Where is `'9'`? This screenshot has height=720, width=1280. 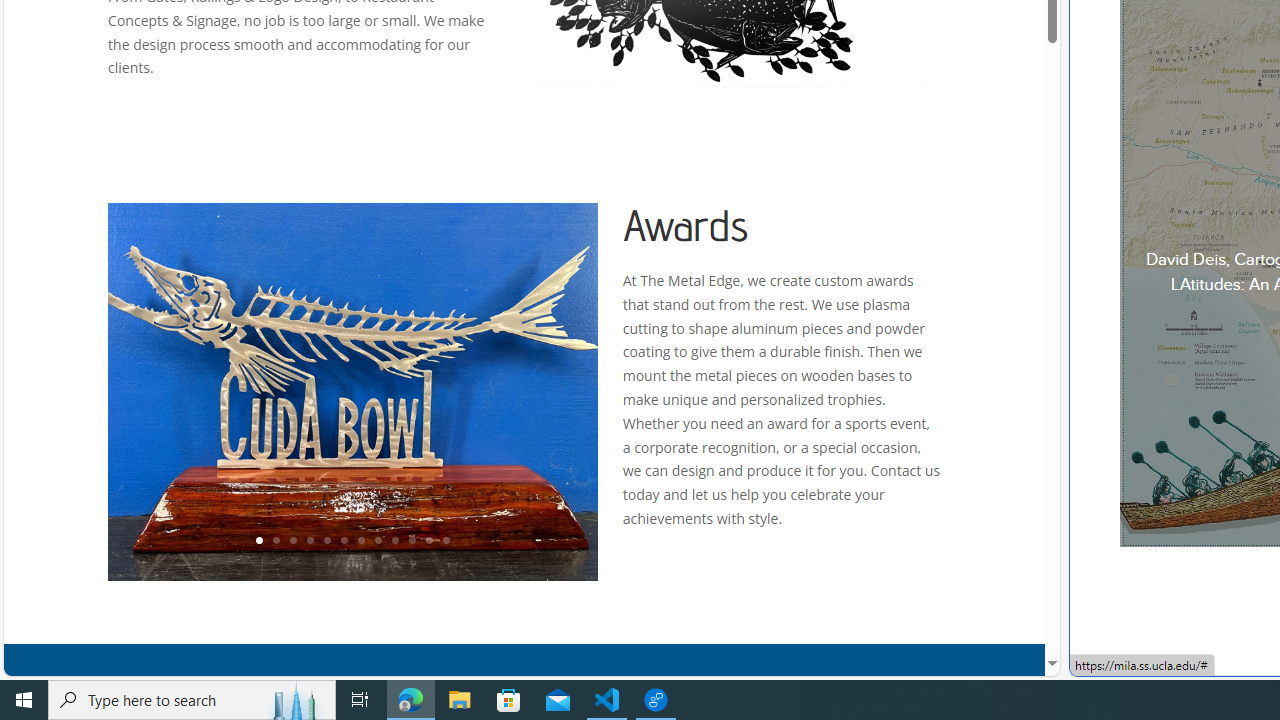 '9' is located at coordinates (394, 541).